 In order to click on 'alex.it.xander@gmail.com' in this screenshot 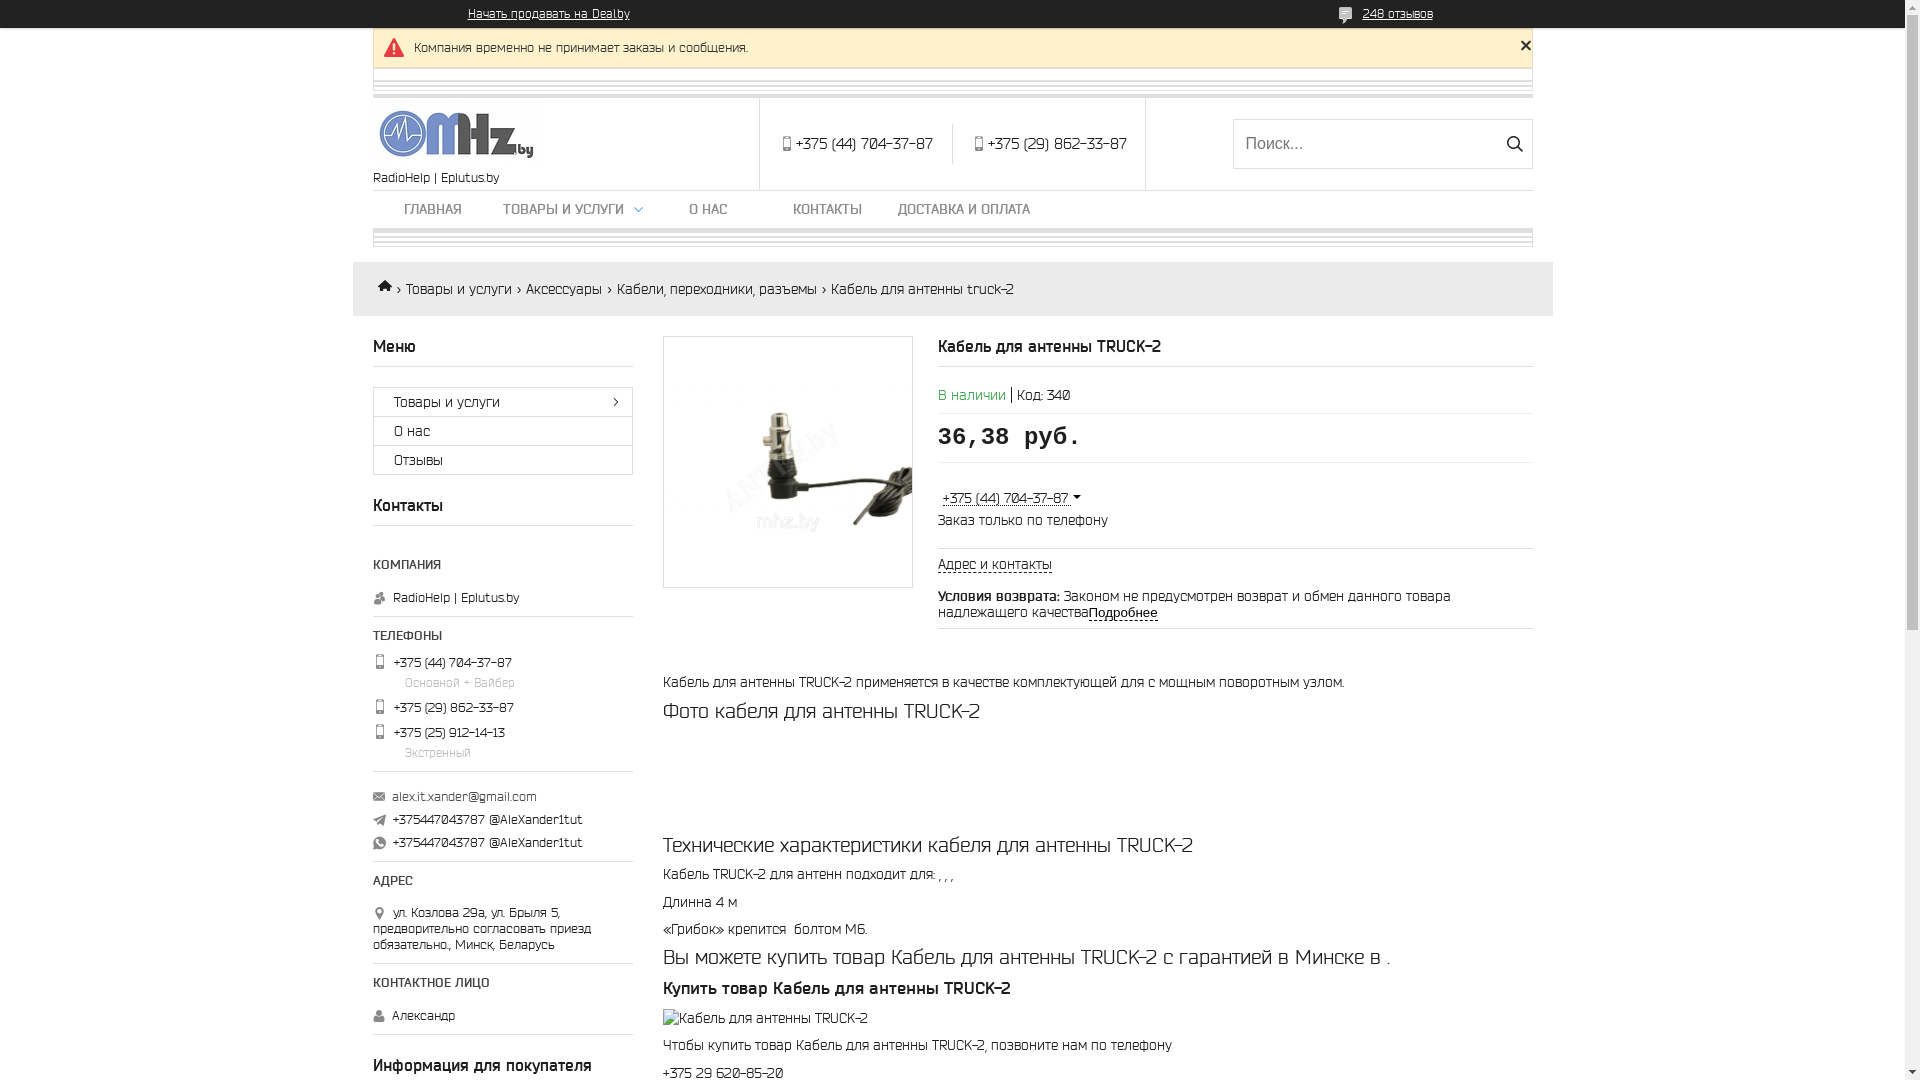, I will do `click(463, 796)`.